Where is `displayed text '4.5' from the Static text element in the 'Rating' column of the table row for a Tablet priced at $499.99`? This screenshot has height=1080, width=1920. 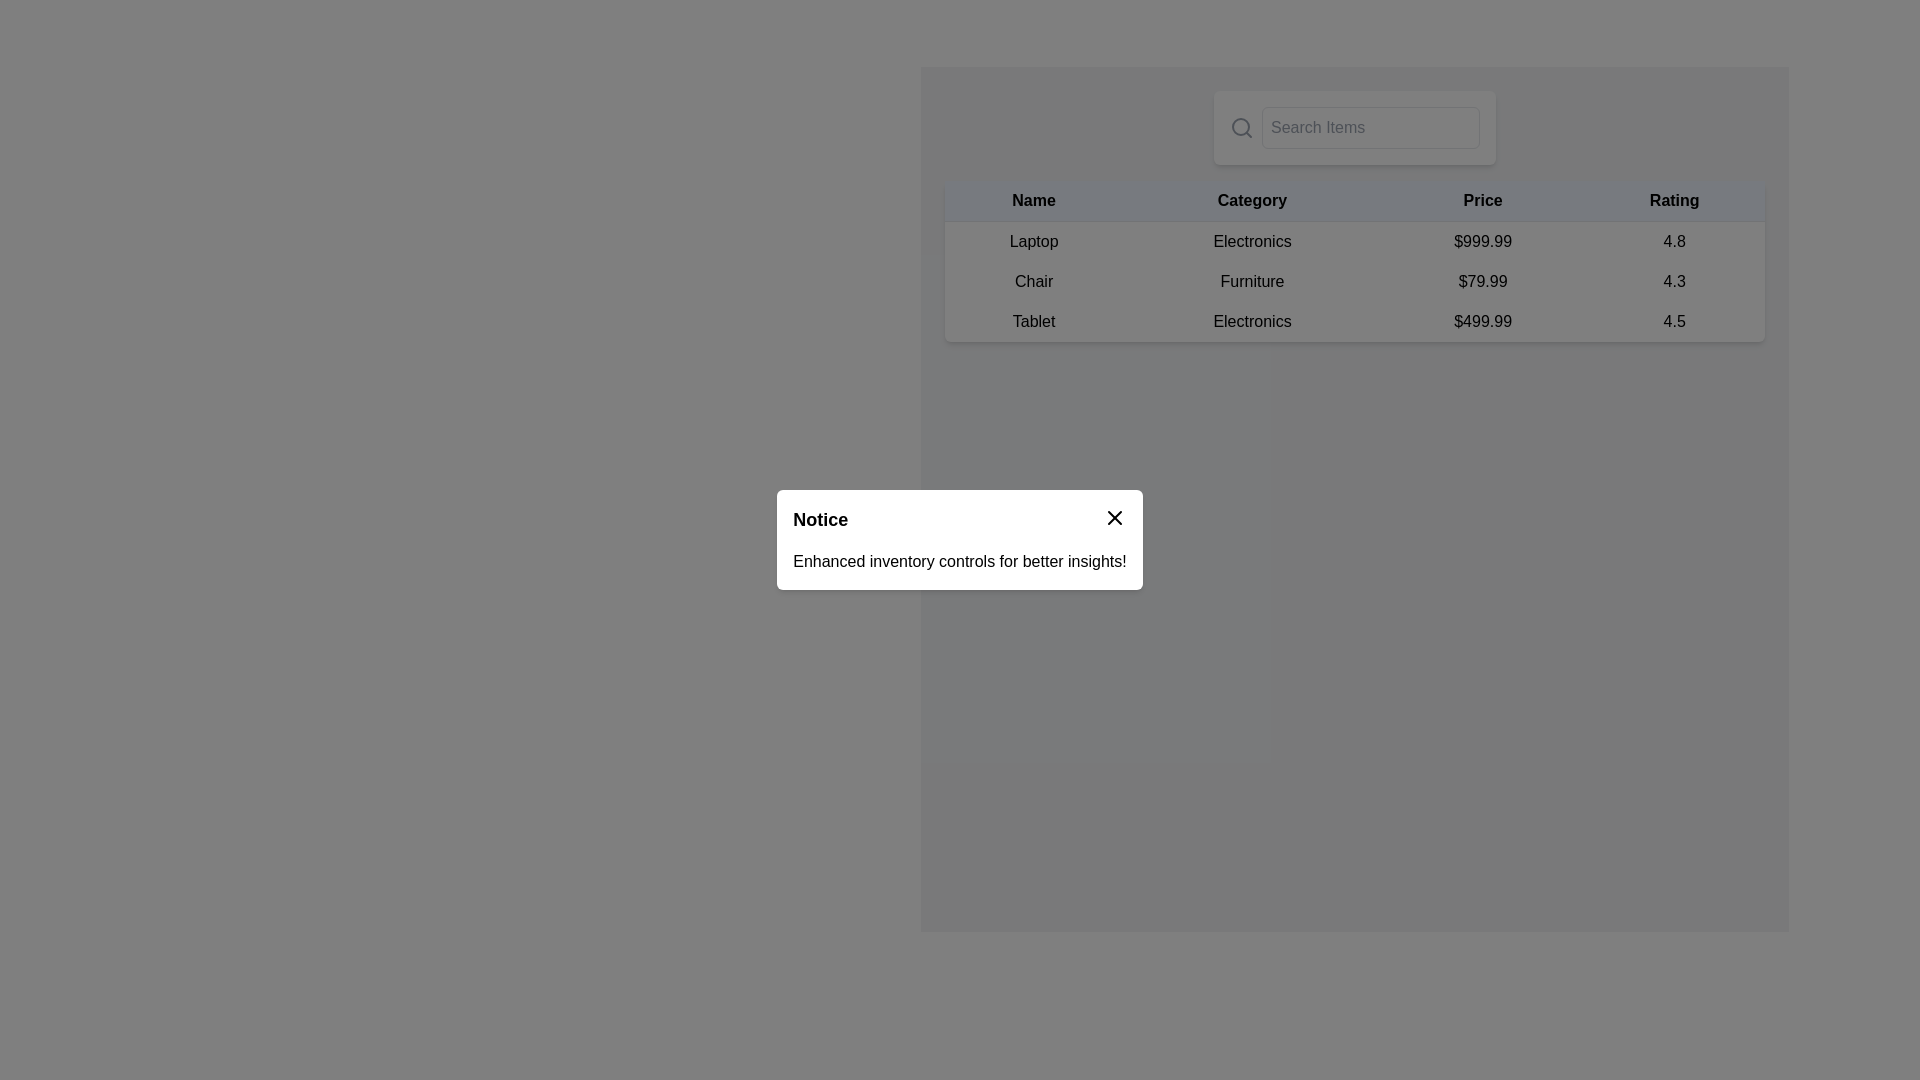 displayed text '4.5' from the Static text element in the 'Rating' column of the table row for a Tablet priced at $499.99 is located at coordinates (1674, 320).